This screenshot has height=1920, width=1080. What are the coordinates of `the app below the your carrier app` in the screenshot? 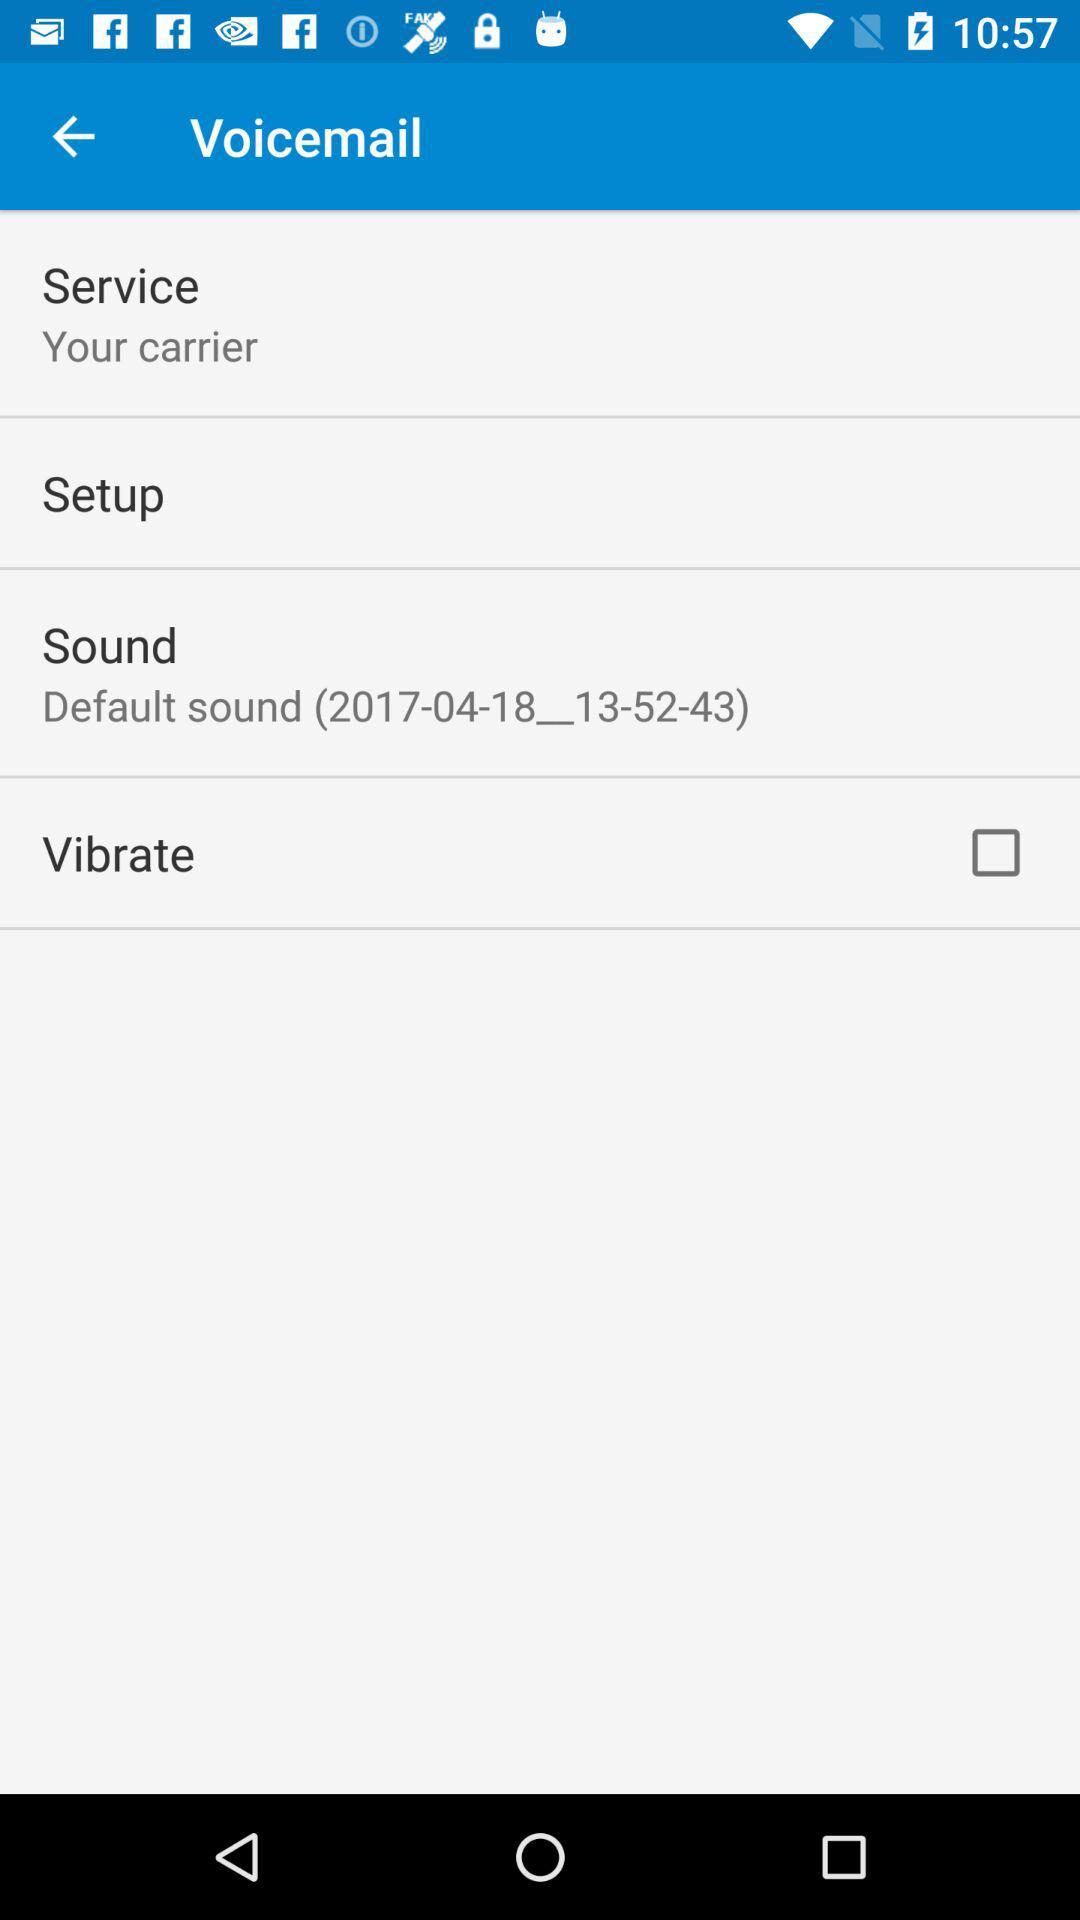 It's located at (103, 492).